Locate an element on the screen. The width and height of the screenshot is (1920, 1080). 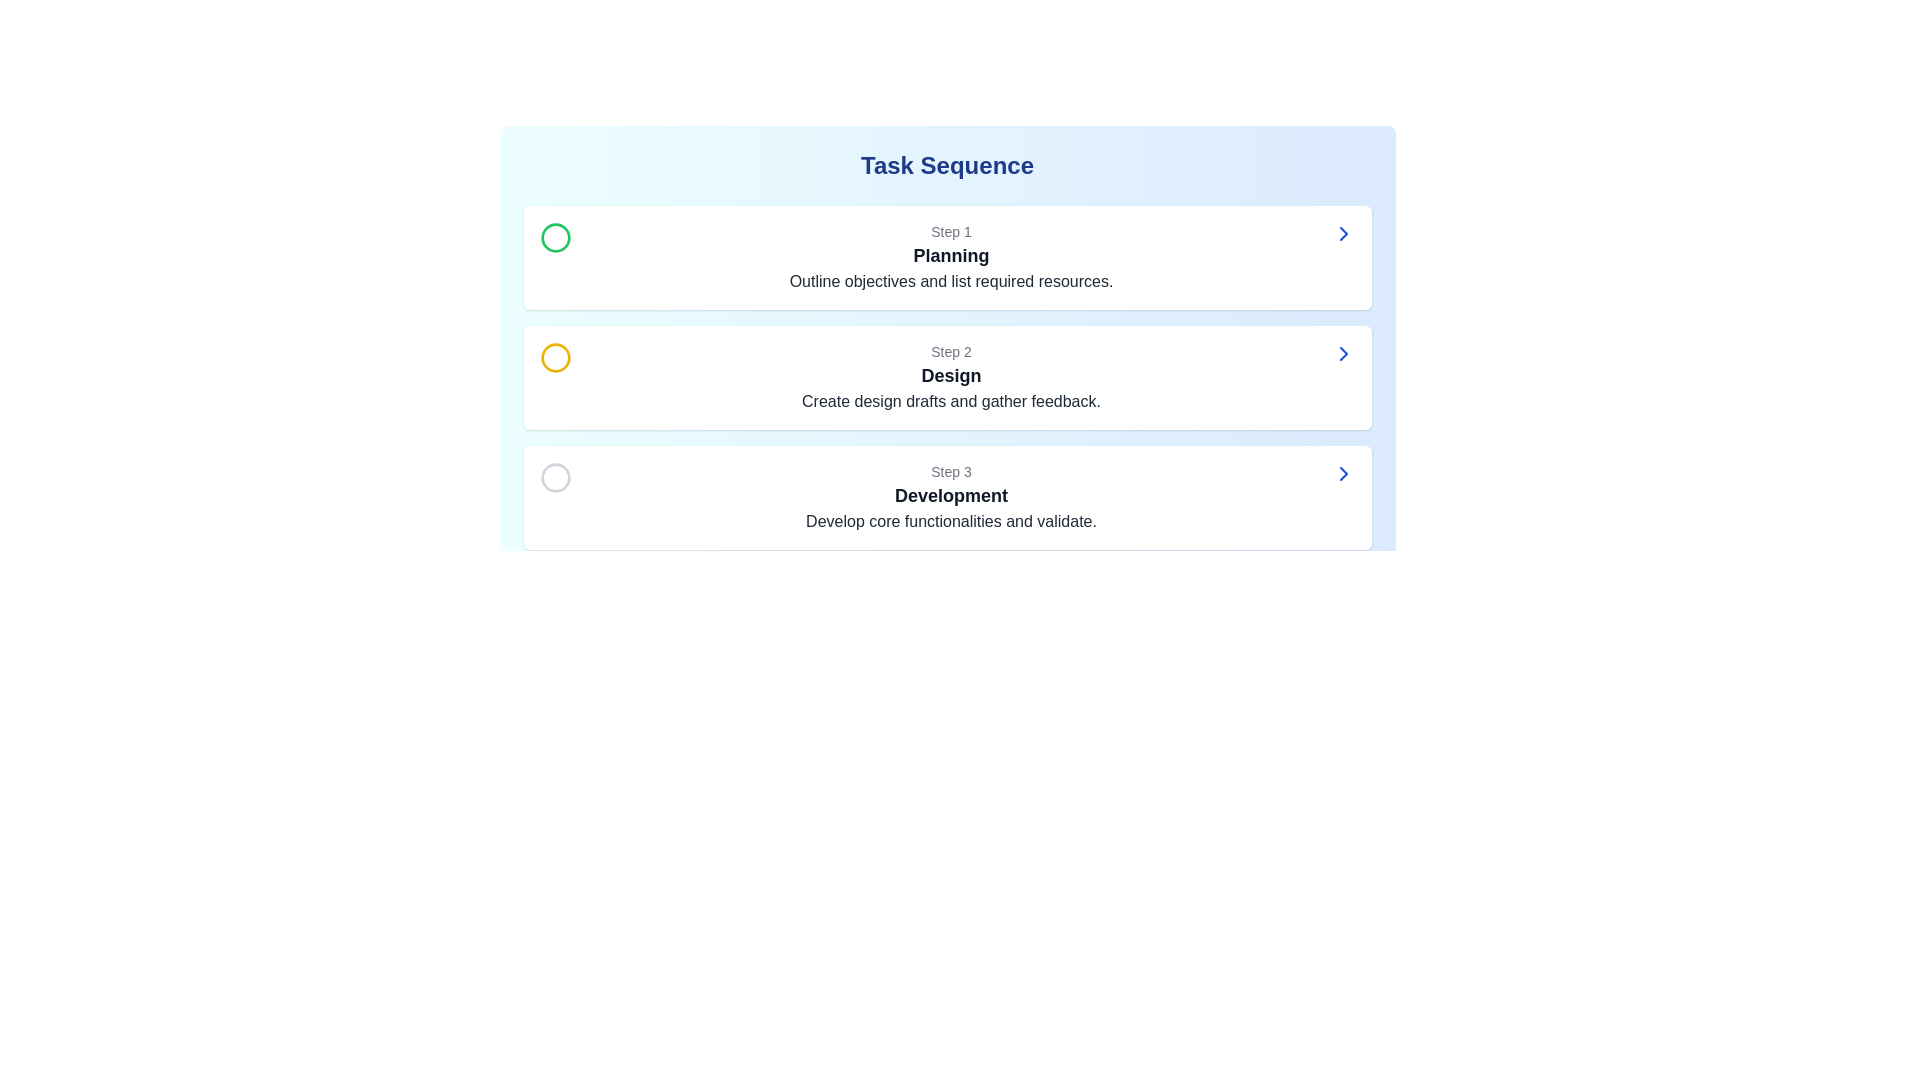
the Informational card indicating the 'Design' phase, which is the second card in a vertical sequence is located at coordinates (946, 378).